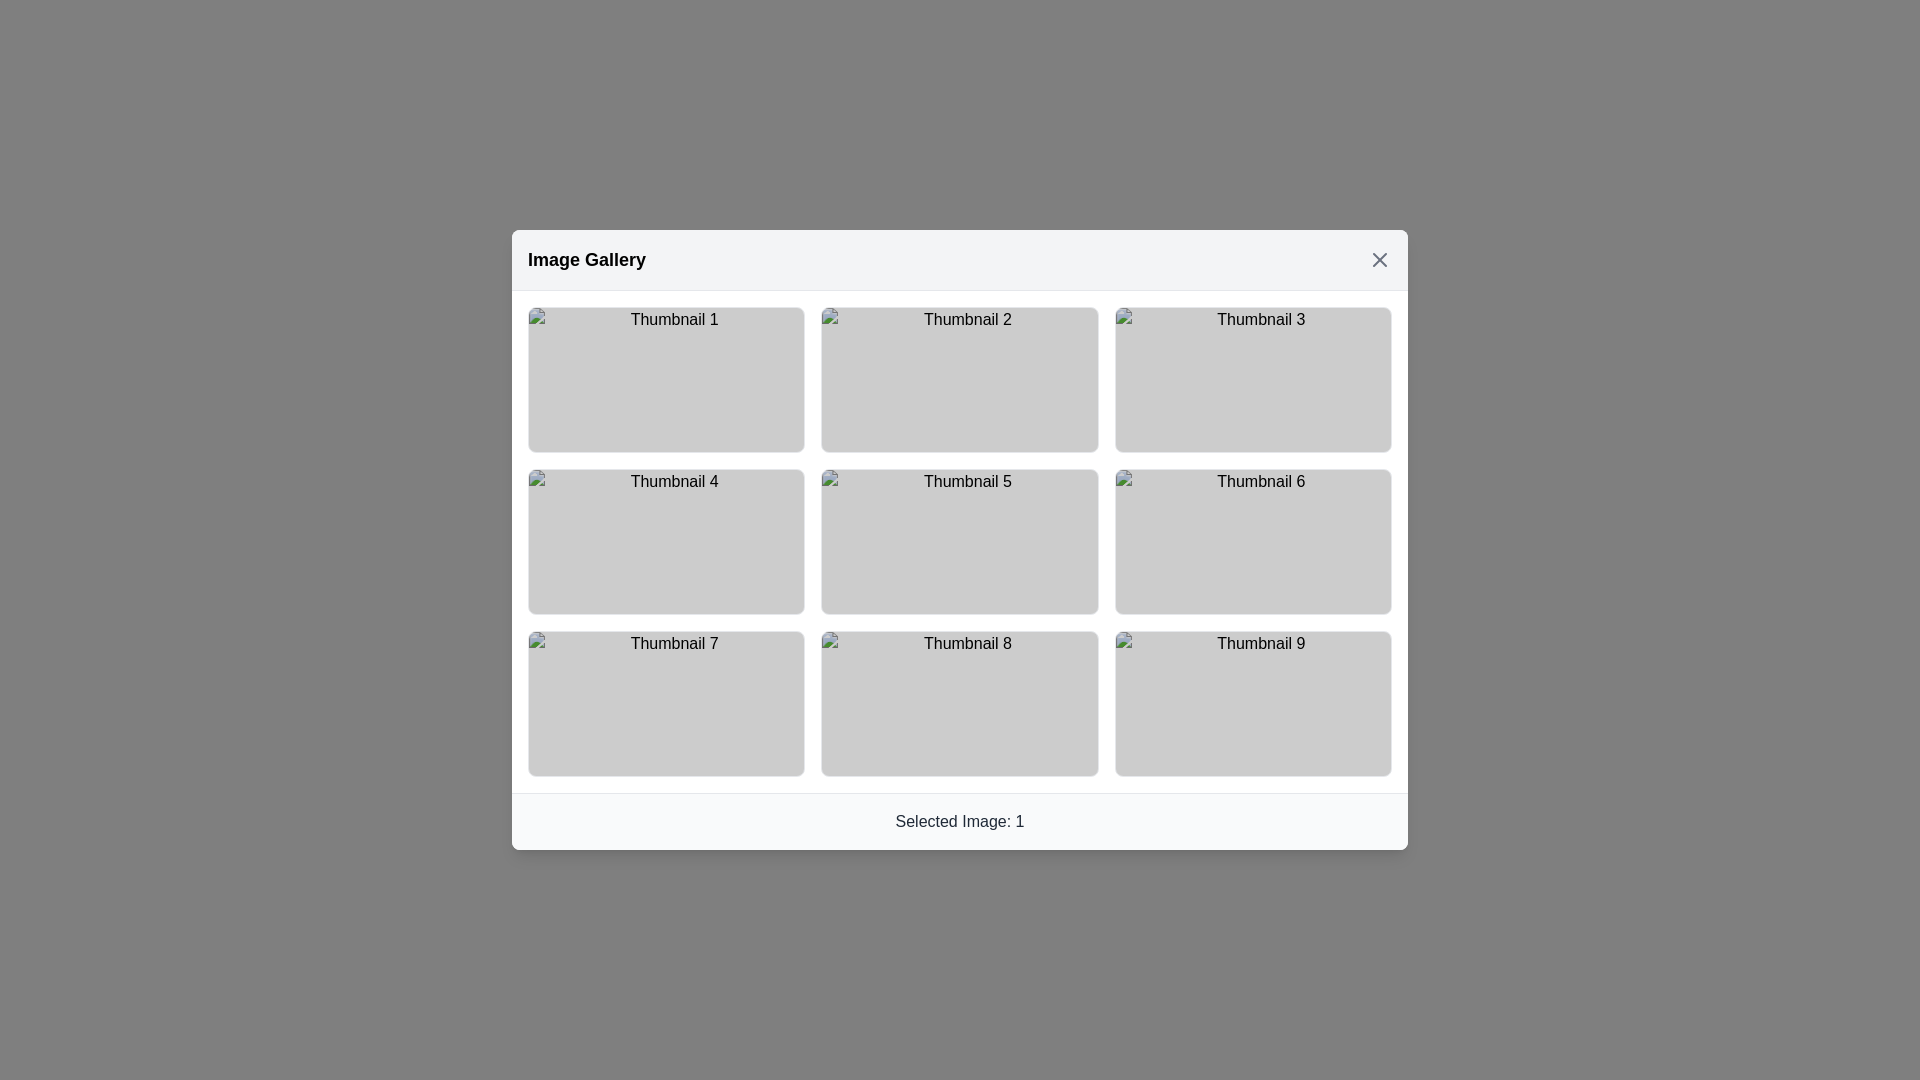  I want to click on the close button located at the top-right corner of the interface, so click(1379, 258).